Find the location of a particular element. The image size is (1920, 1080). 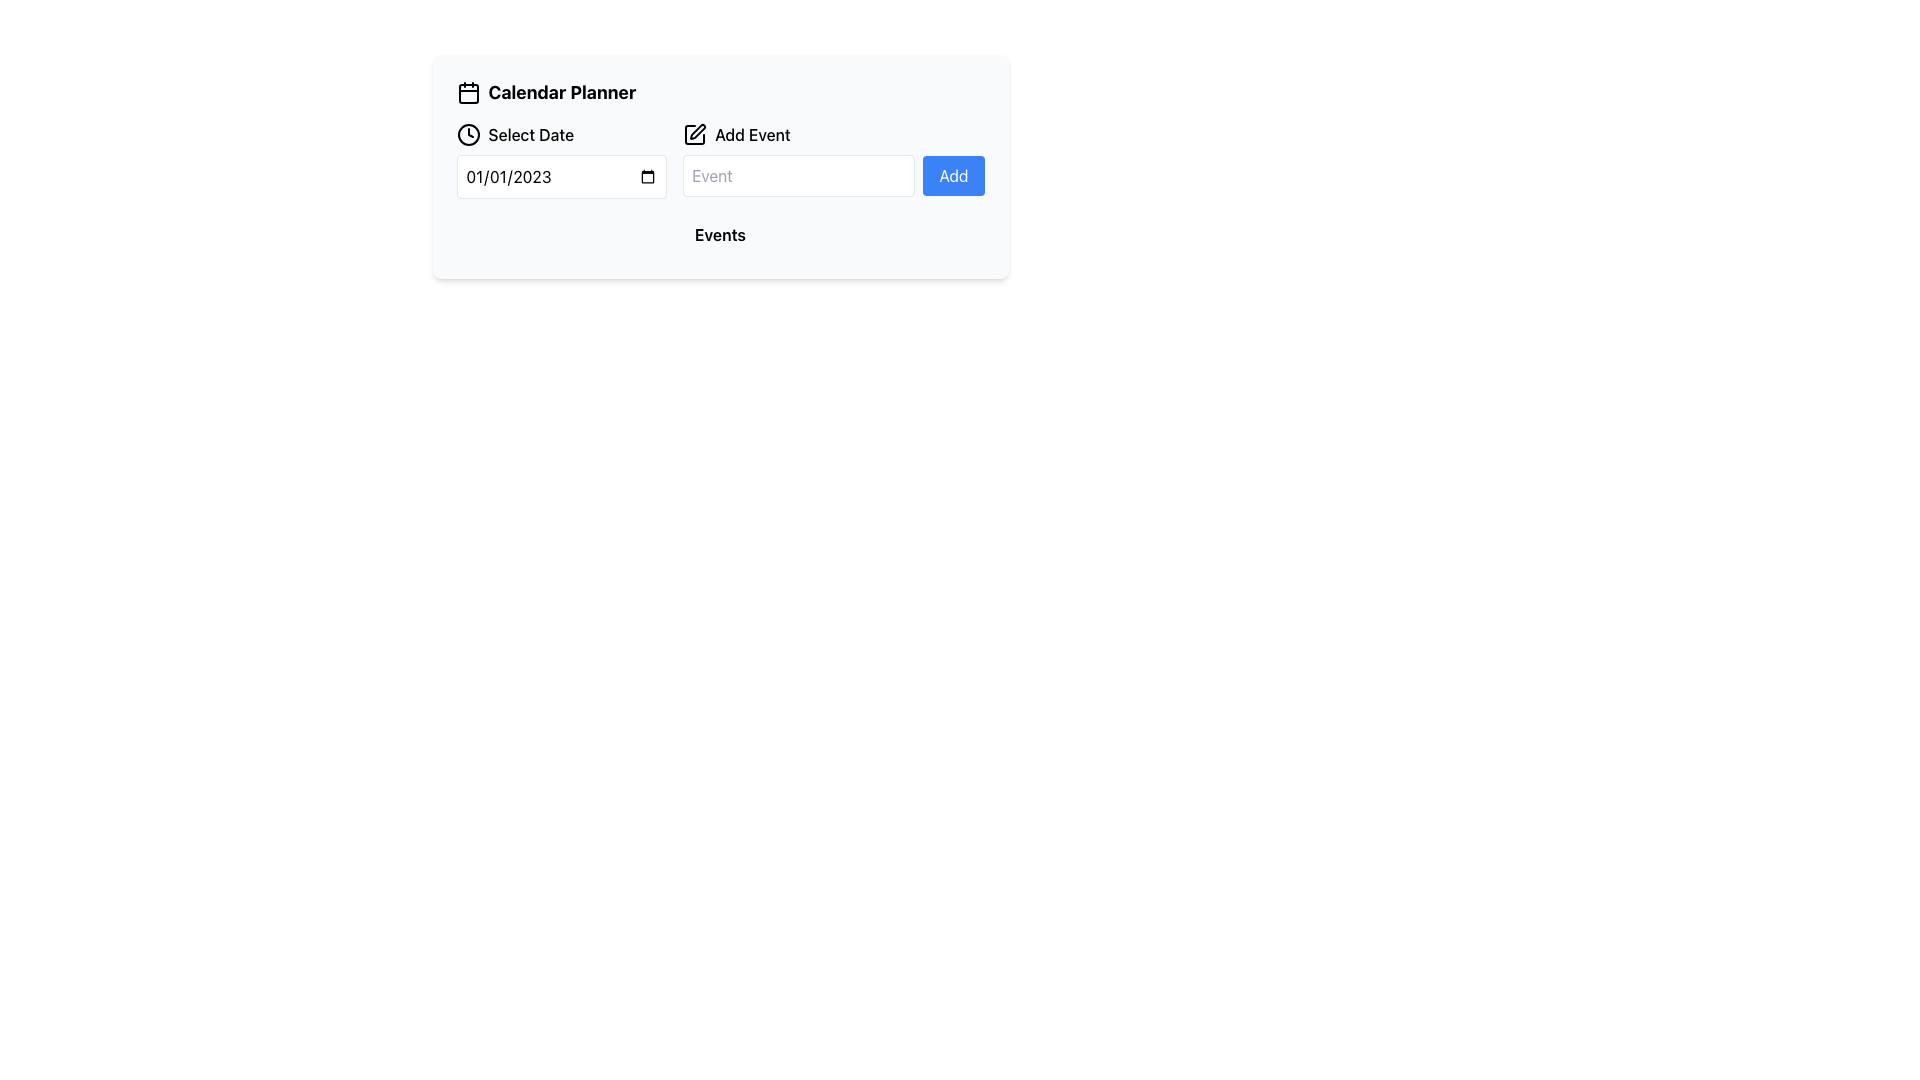

the static text label that introduces the events section, labeled 'Events', located beneath the 'Add Event' button is located at coordinates (720, 234).